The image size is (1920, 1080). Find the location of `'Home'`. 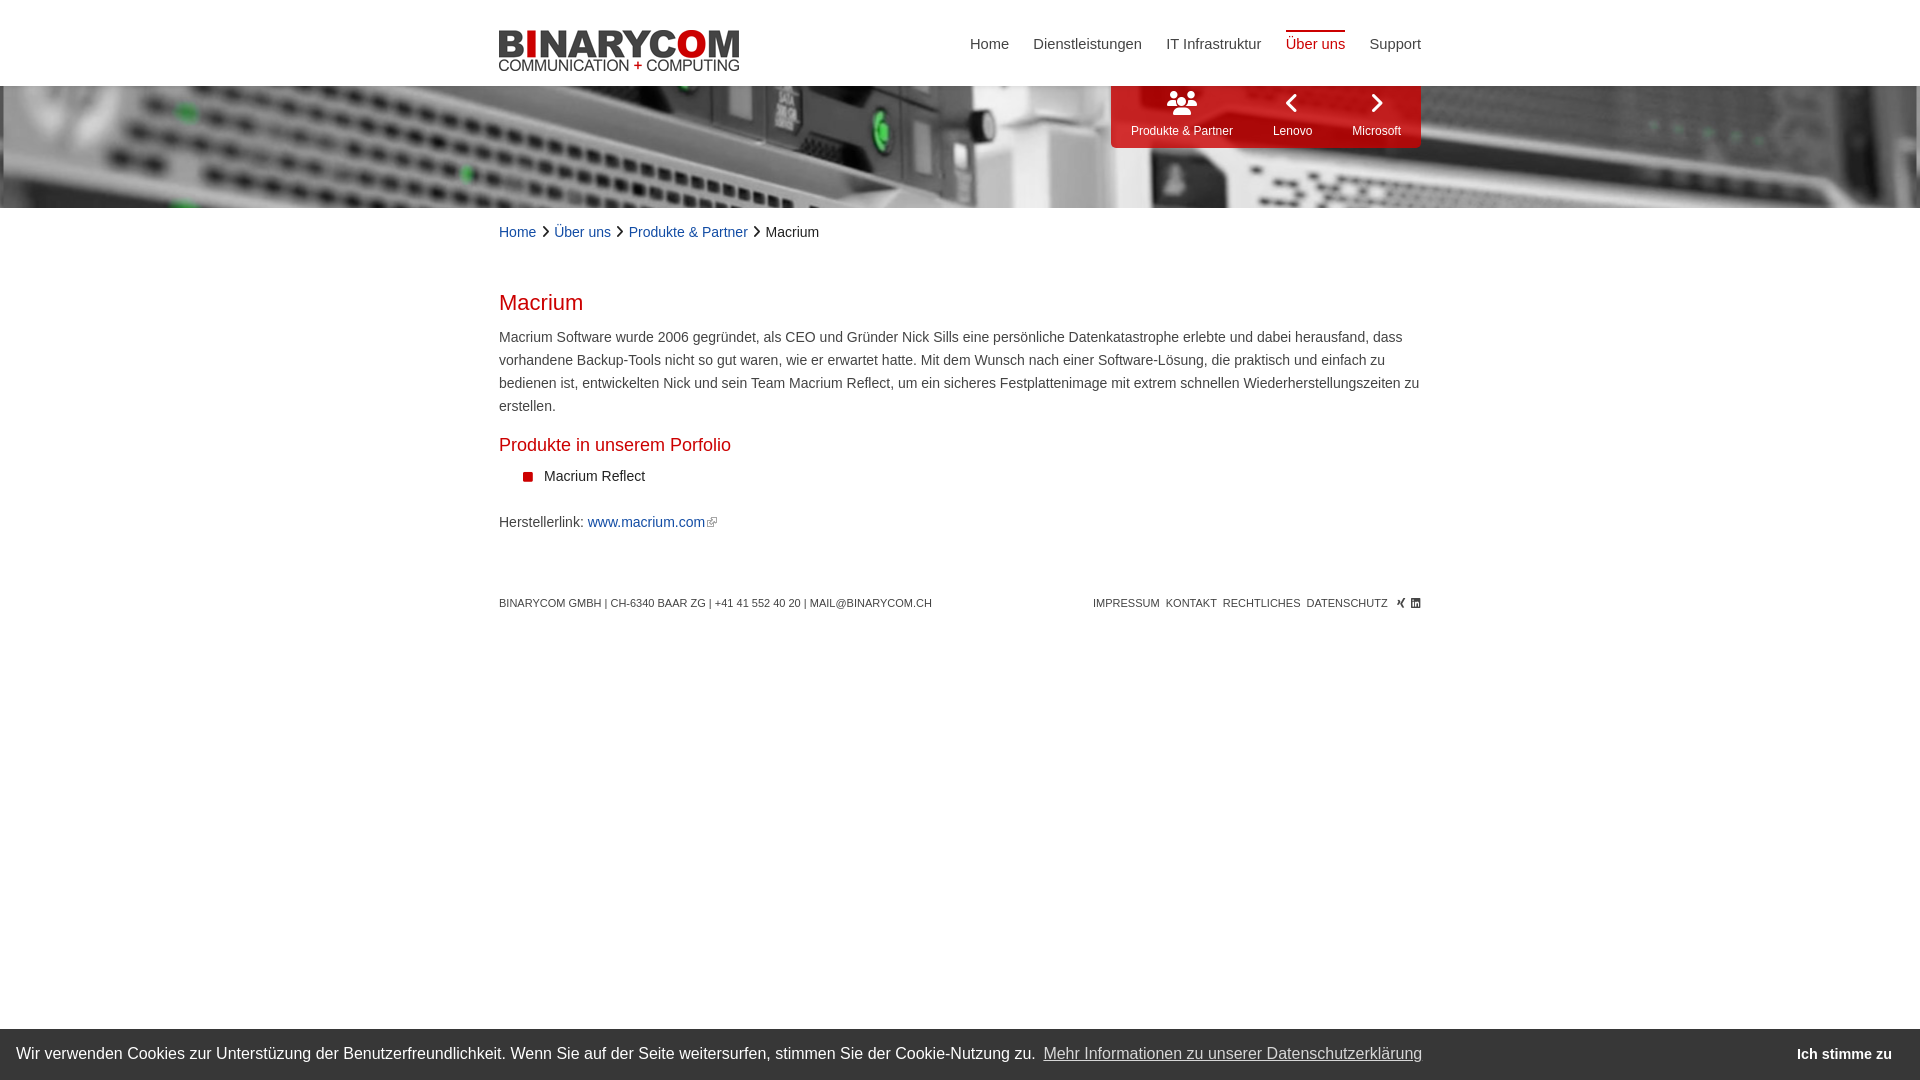

'Home' is located at coordinates (989, 42).